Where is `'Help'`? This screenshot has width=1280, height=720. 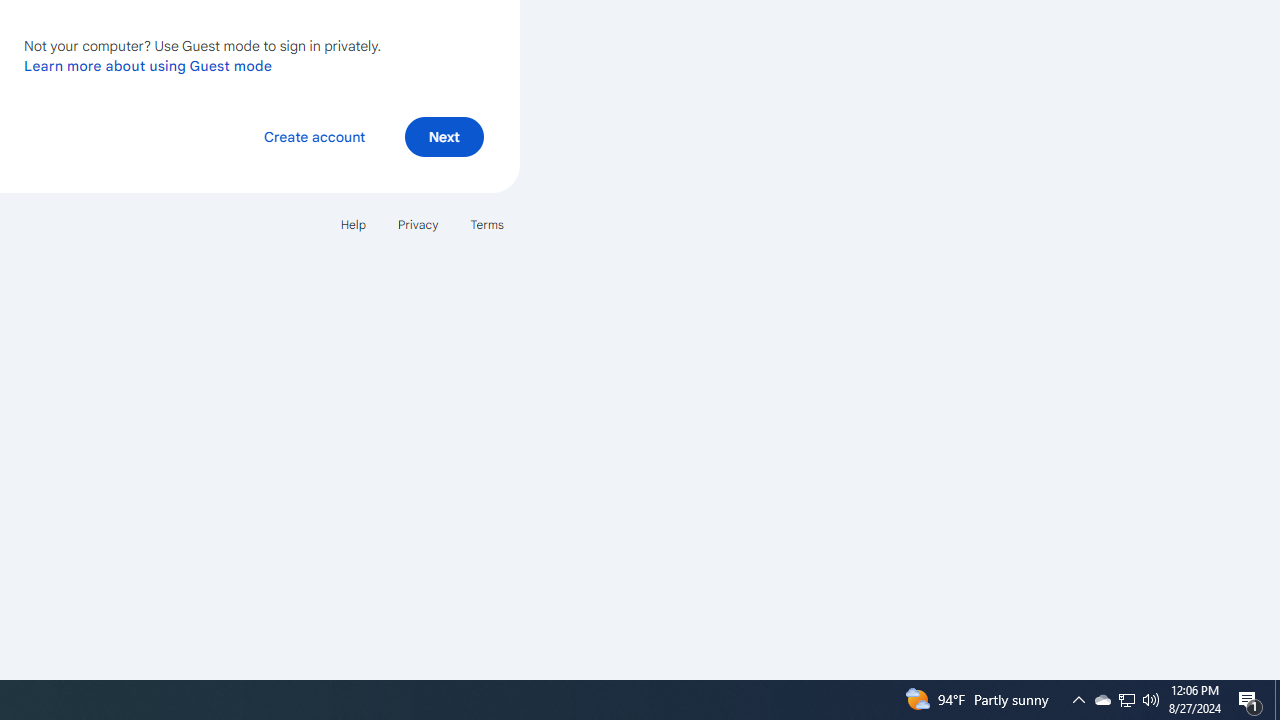 'Help' is located at coordinates (352, 224).